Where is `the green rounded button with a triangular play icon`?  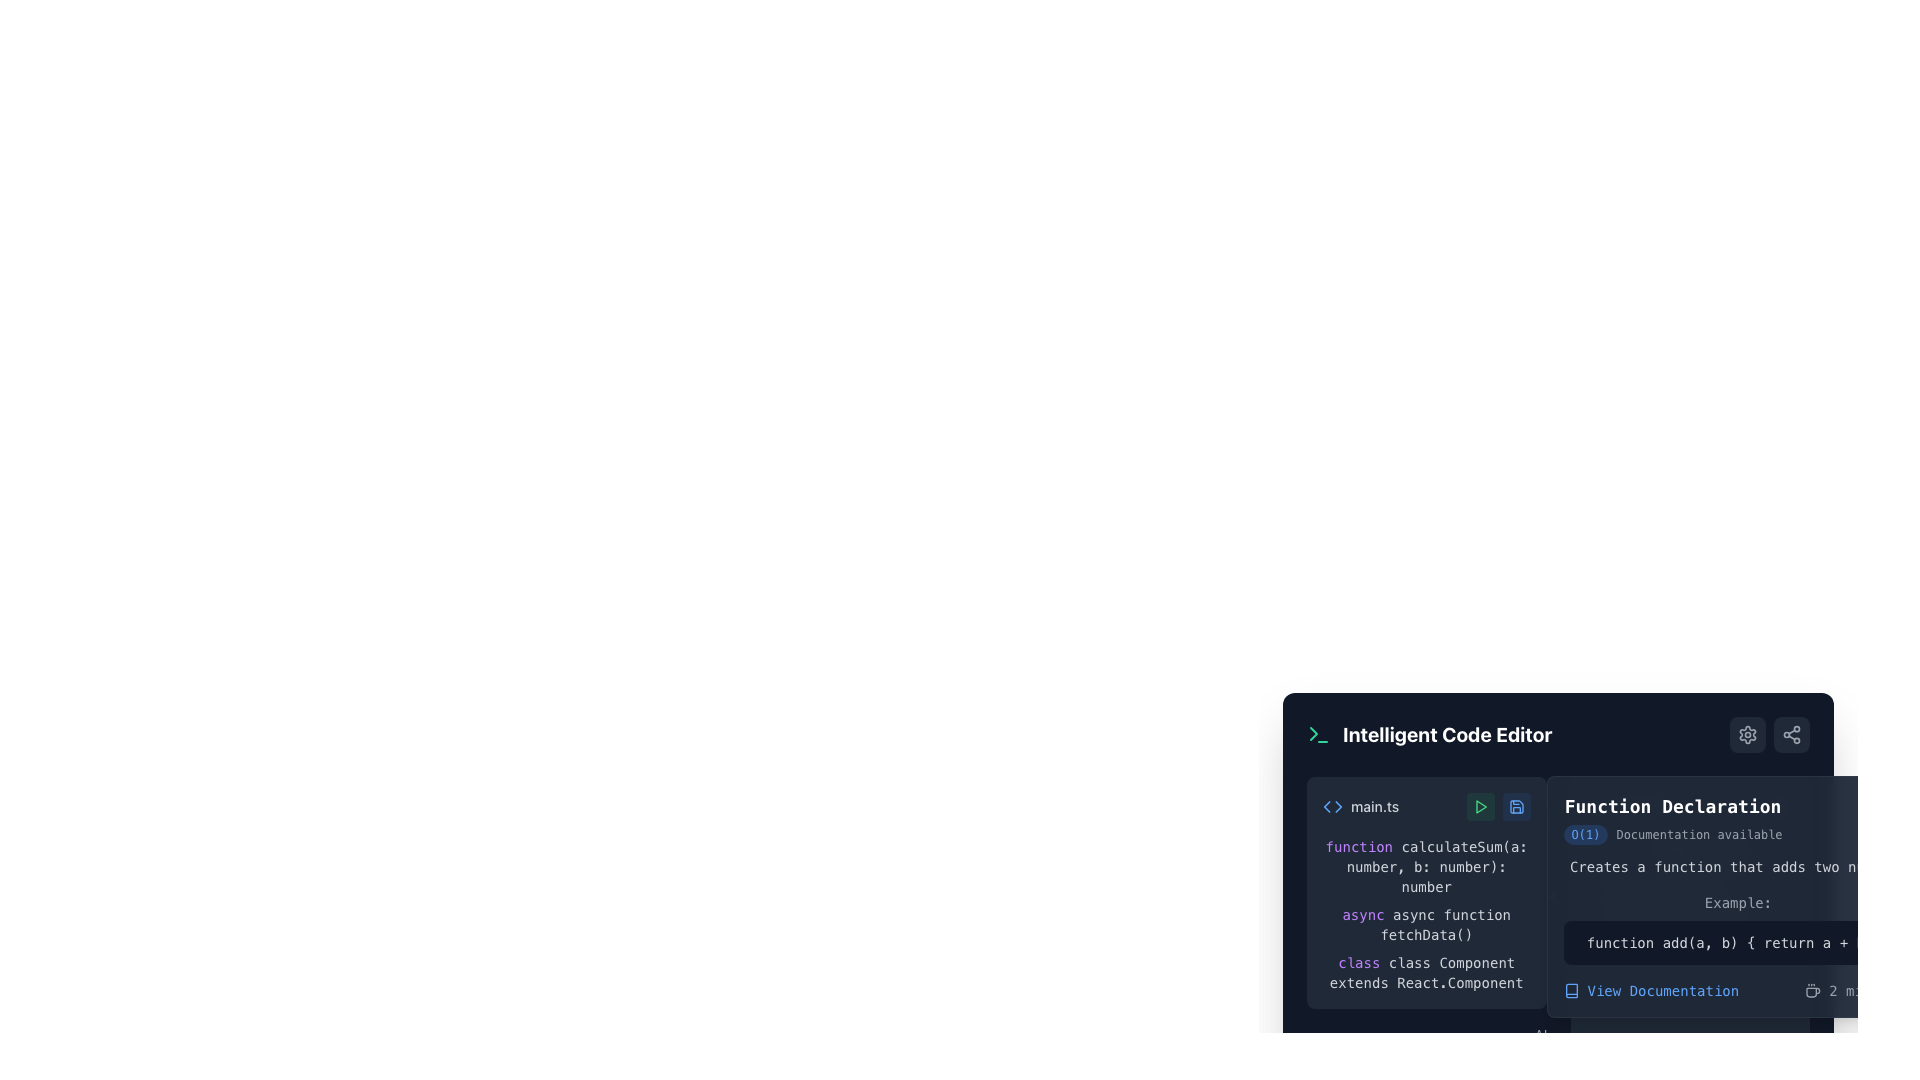 the green rounded button with a triangular play icon is located at coordinates (1480, 805).